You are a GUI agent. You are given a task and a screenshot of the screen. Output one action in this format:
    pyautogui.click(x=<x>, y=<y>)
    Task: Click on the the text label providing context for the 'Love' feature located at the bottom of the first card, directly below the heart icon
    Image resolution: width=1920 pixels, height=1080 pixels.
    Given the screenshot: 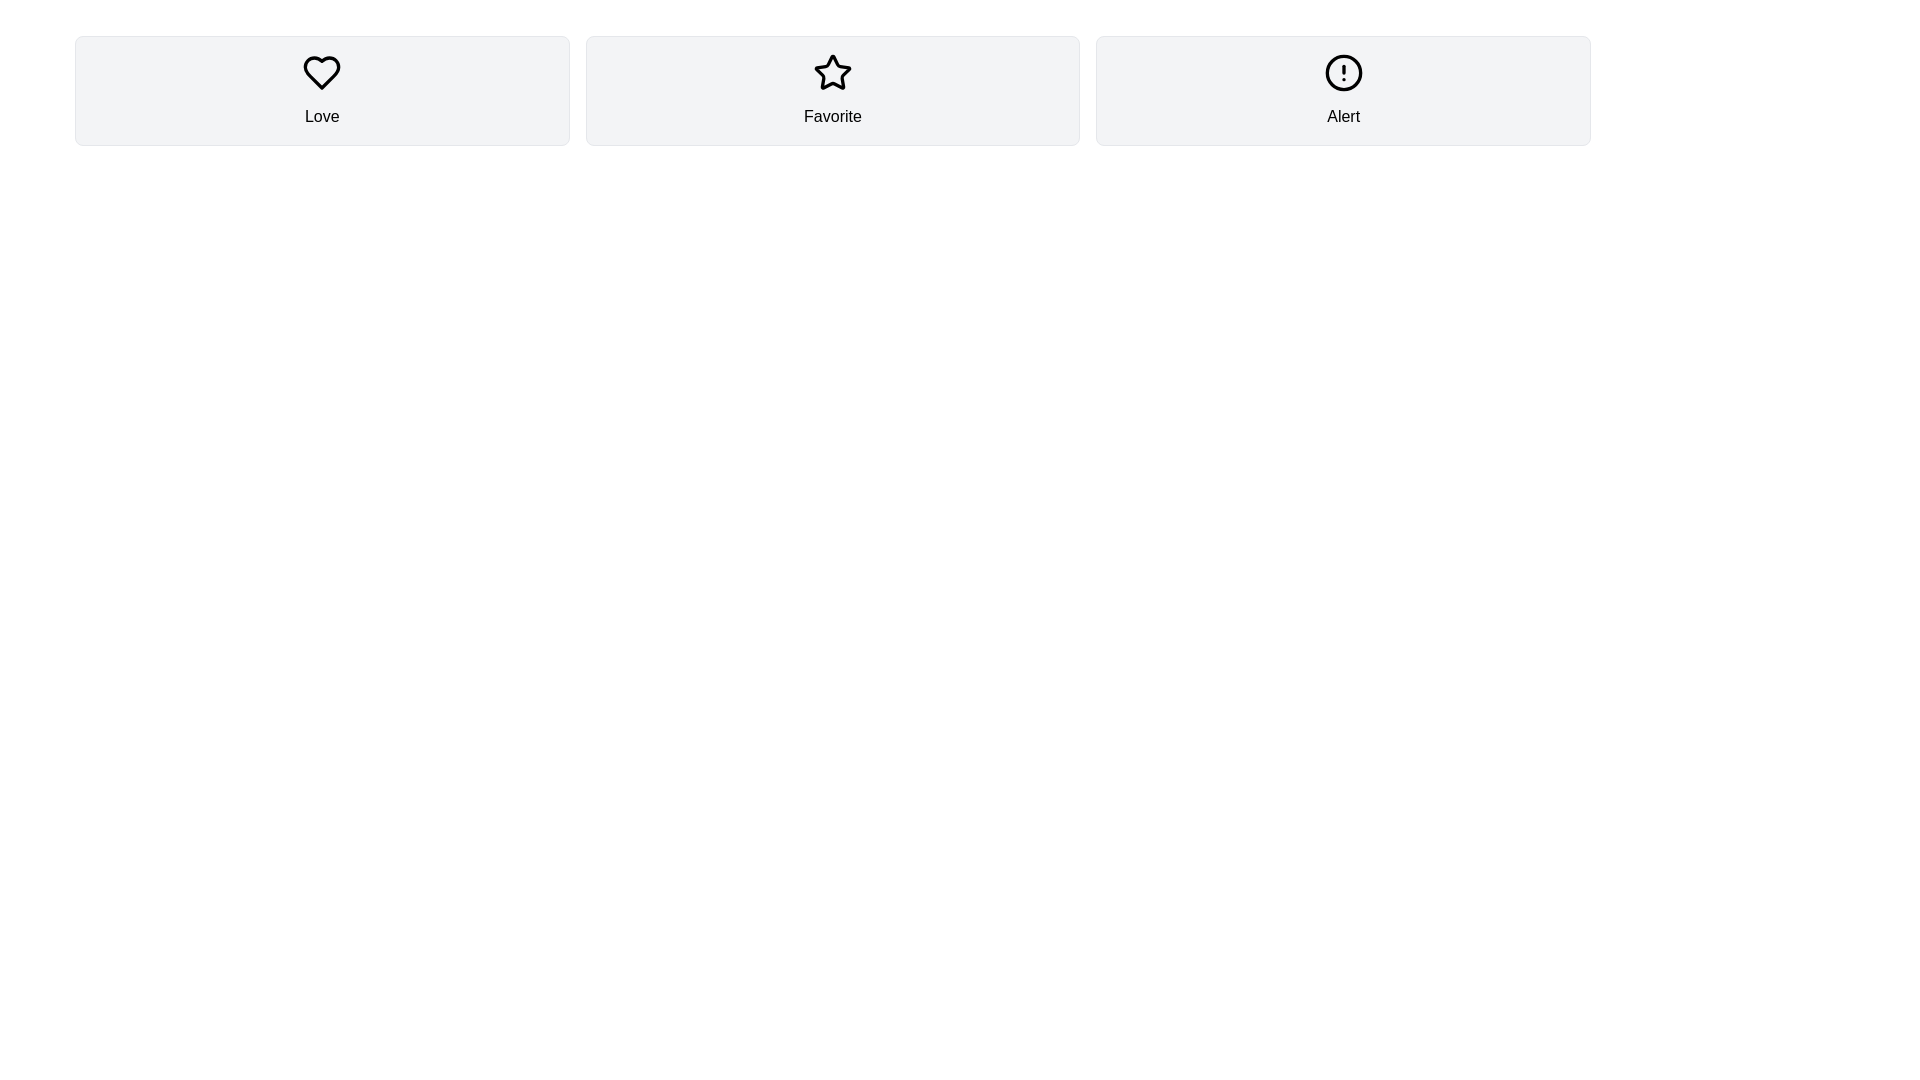 What is the action you would take?
    pyautogui.click(x=322, y=116)
    